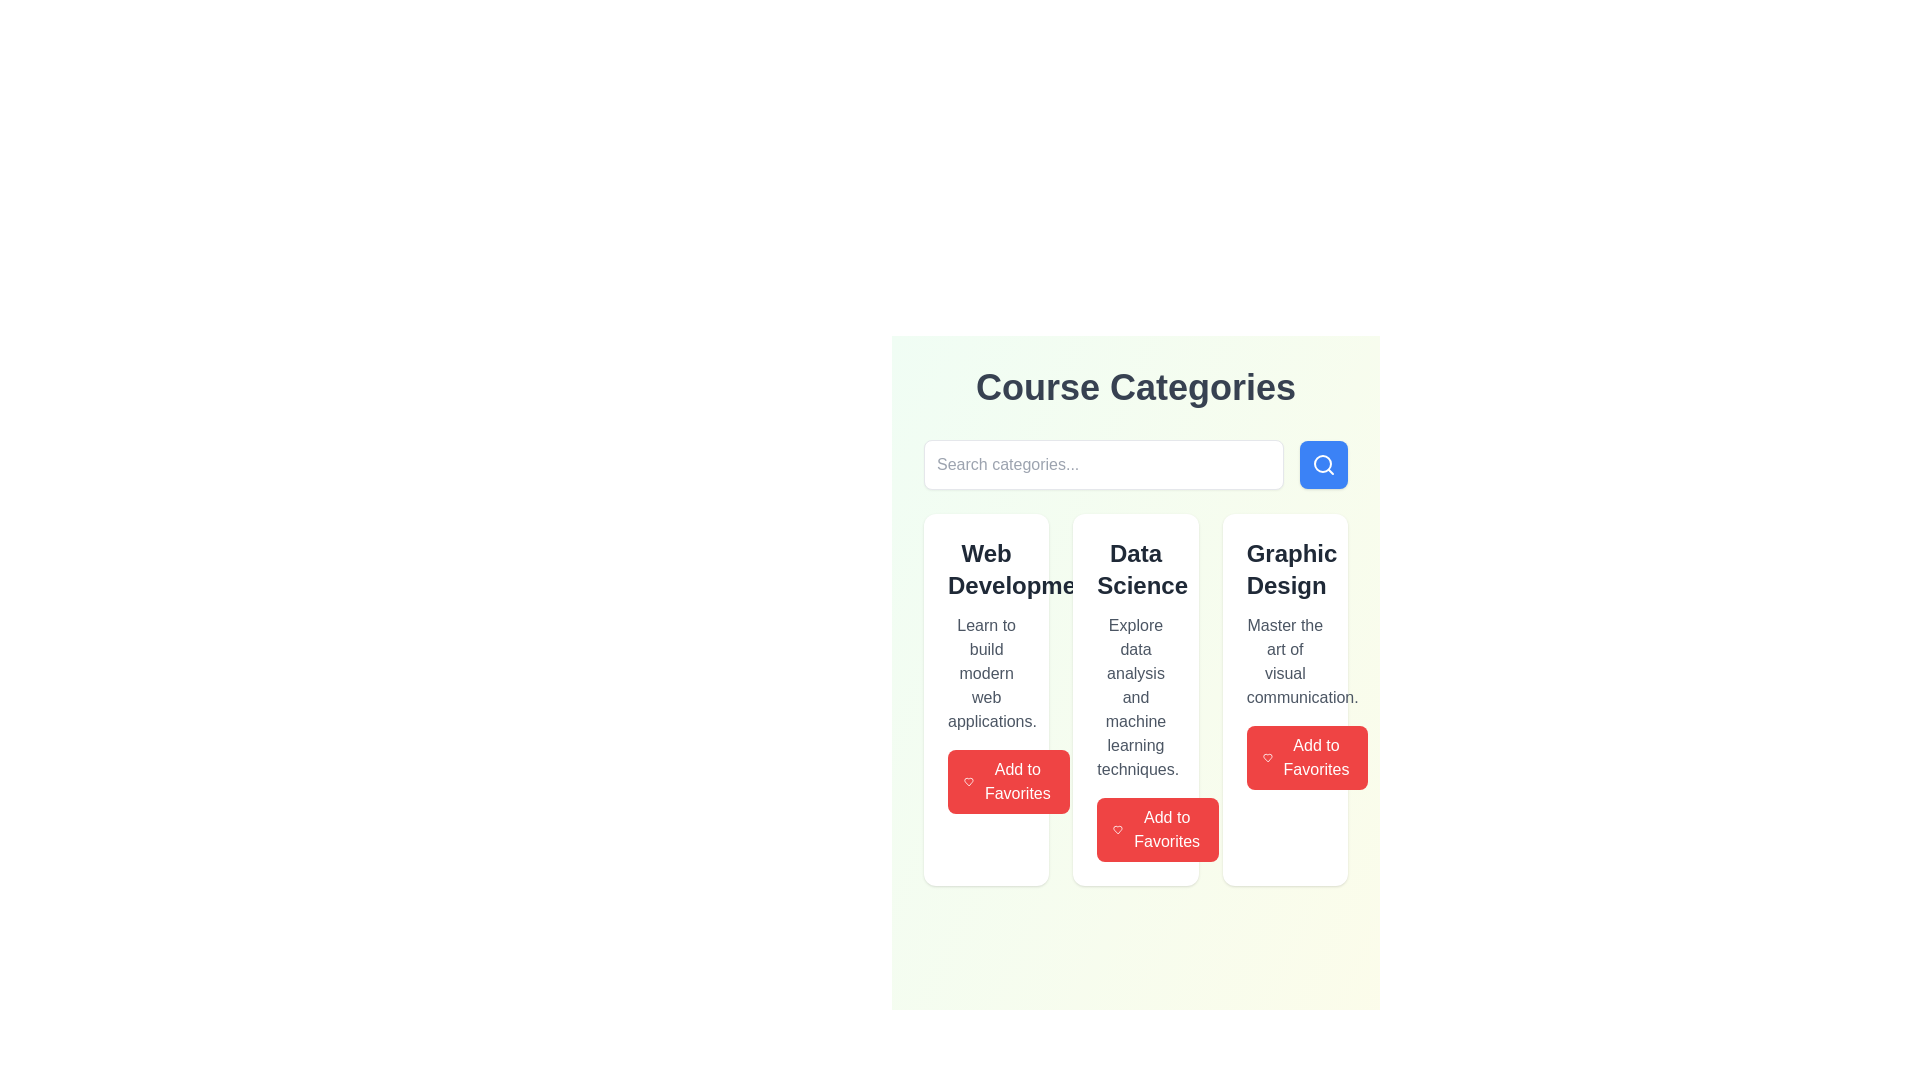  Describe the element at coordinates (1158, 829) in the screenshot. I see `the 'Add to Favorites' button with a red background and white text, located in the bottom section of the 'Data Science' card for accessibility navigation` at that location.